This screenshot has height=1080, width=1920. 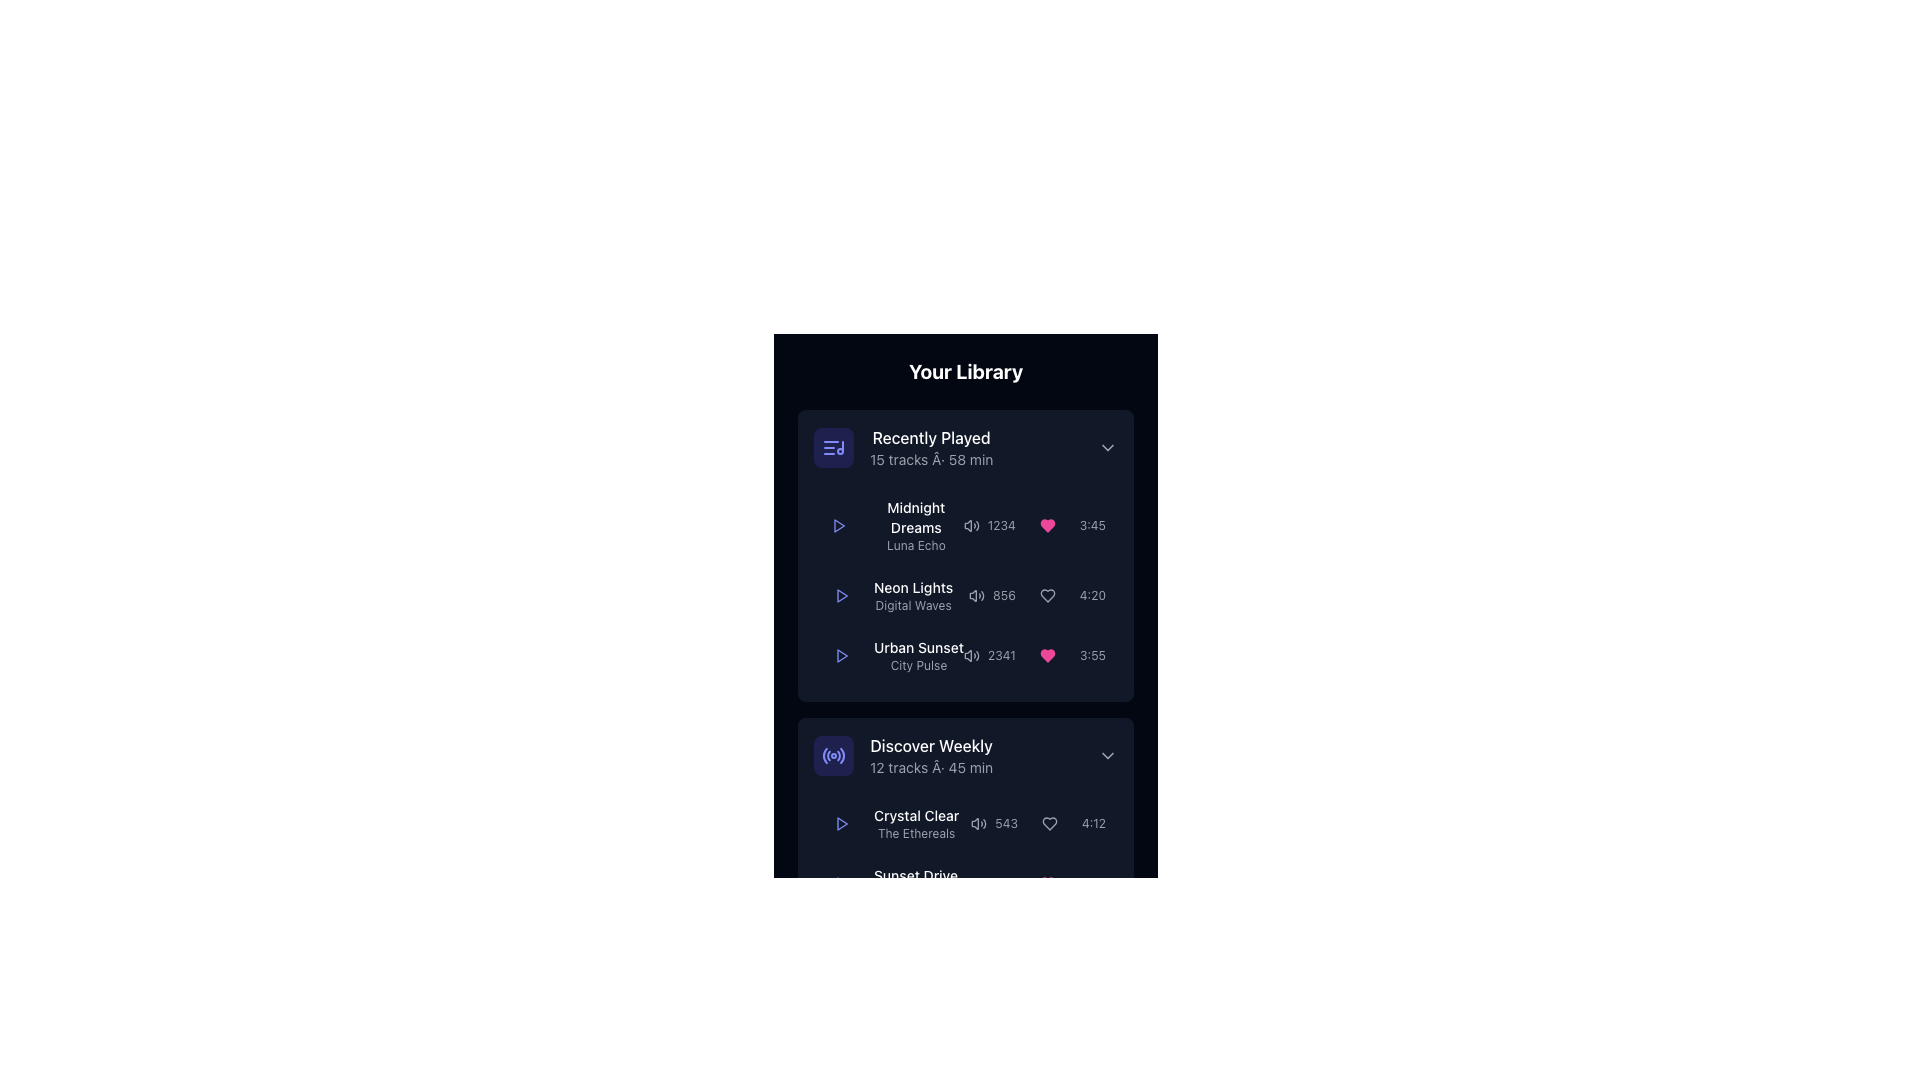 I want to click on the small circular button with a triangular play icon styled in faint indigo color, so click(x=841, y=824).